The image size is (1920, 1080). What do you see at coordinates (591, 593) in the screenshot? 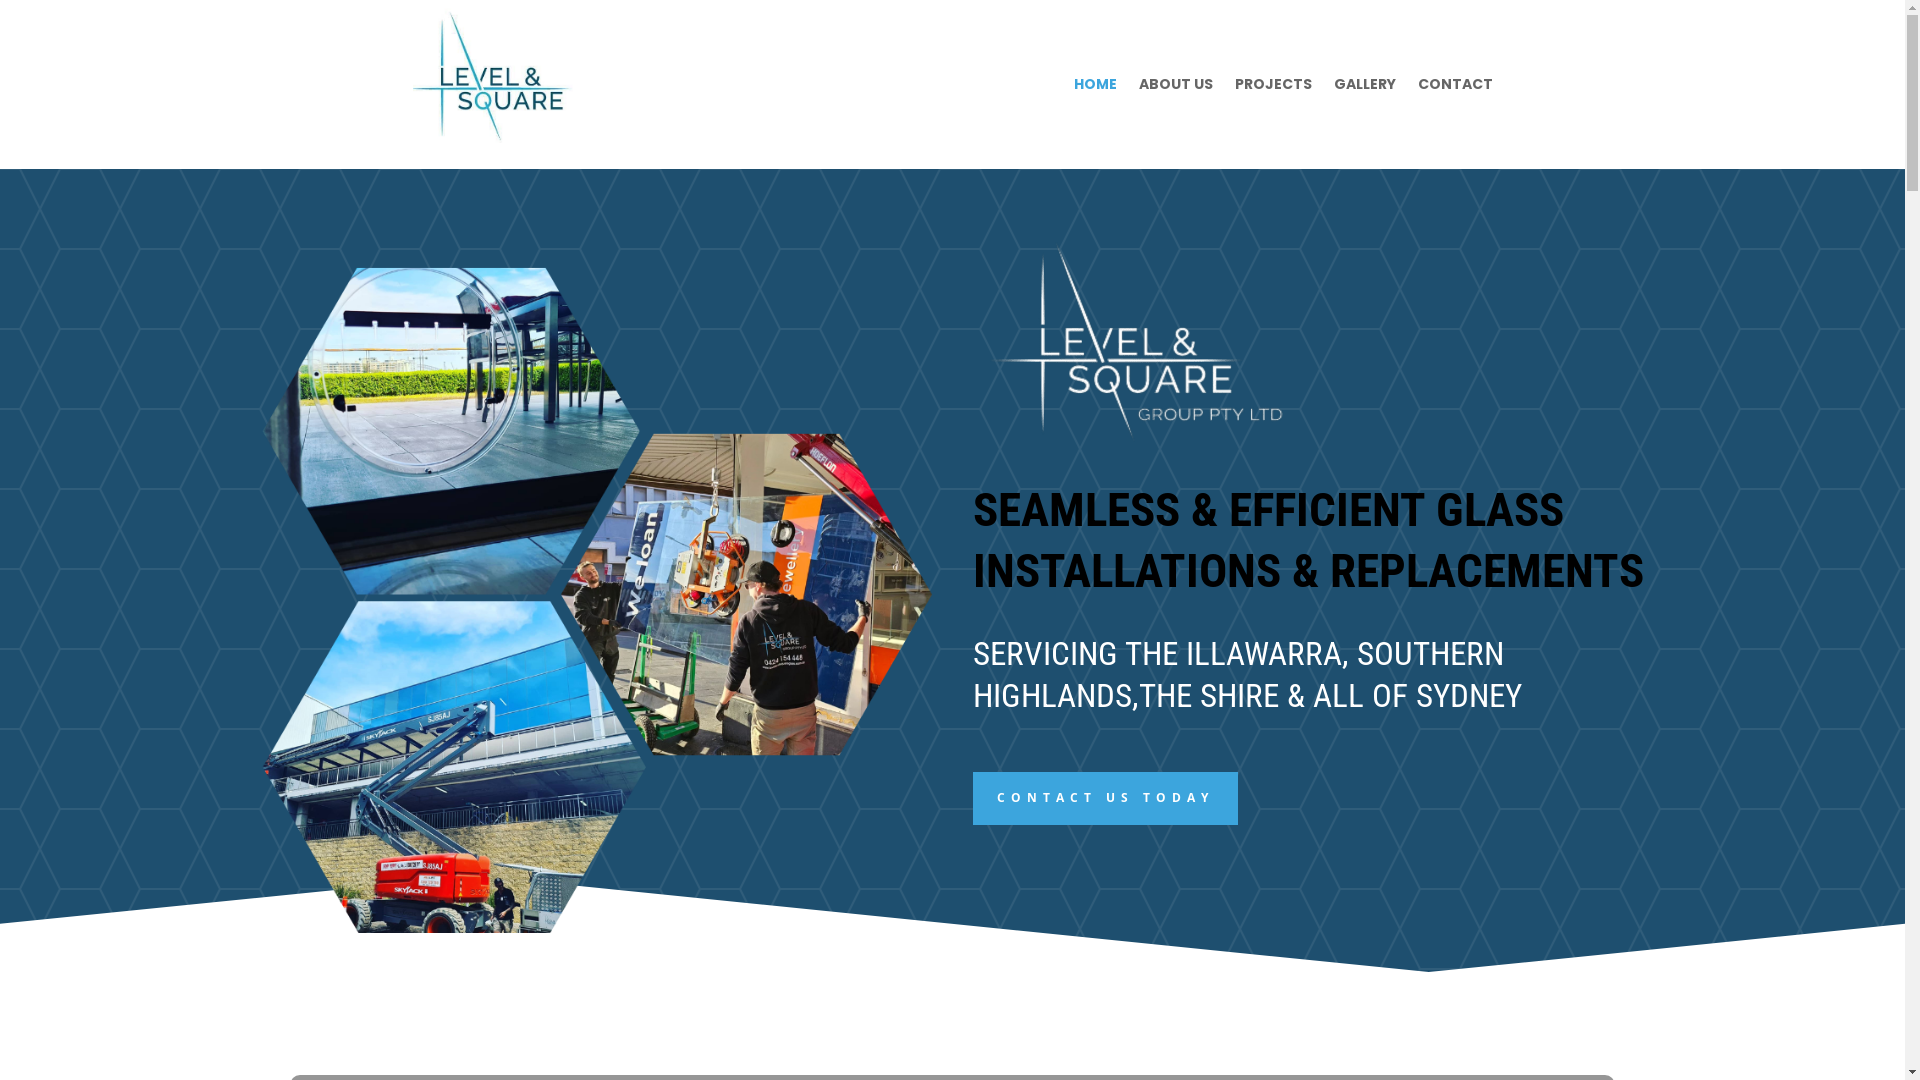
I see `'Untitled design - 2023-10-09T171159.442'` at bounding box center [591, 593].